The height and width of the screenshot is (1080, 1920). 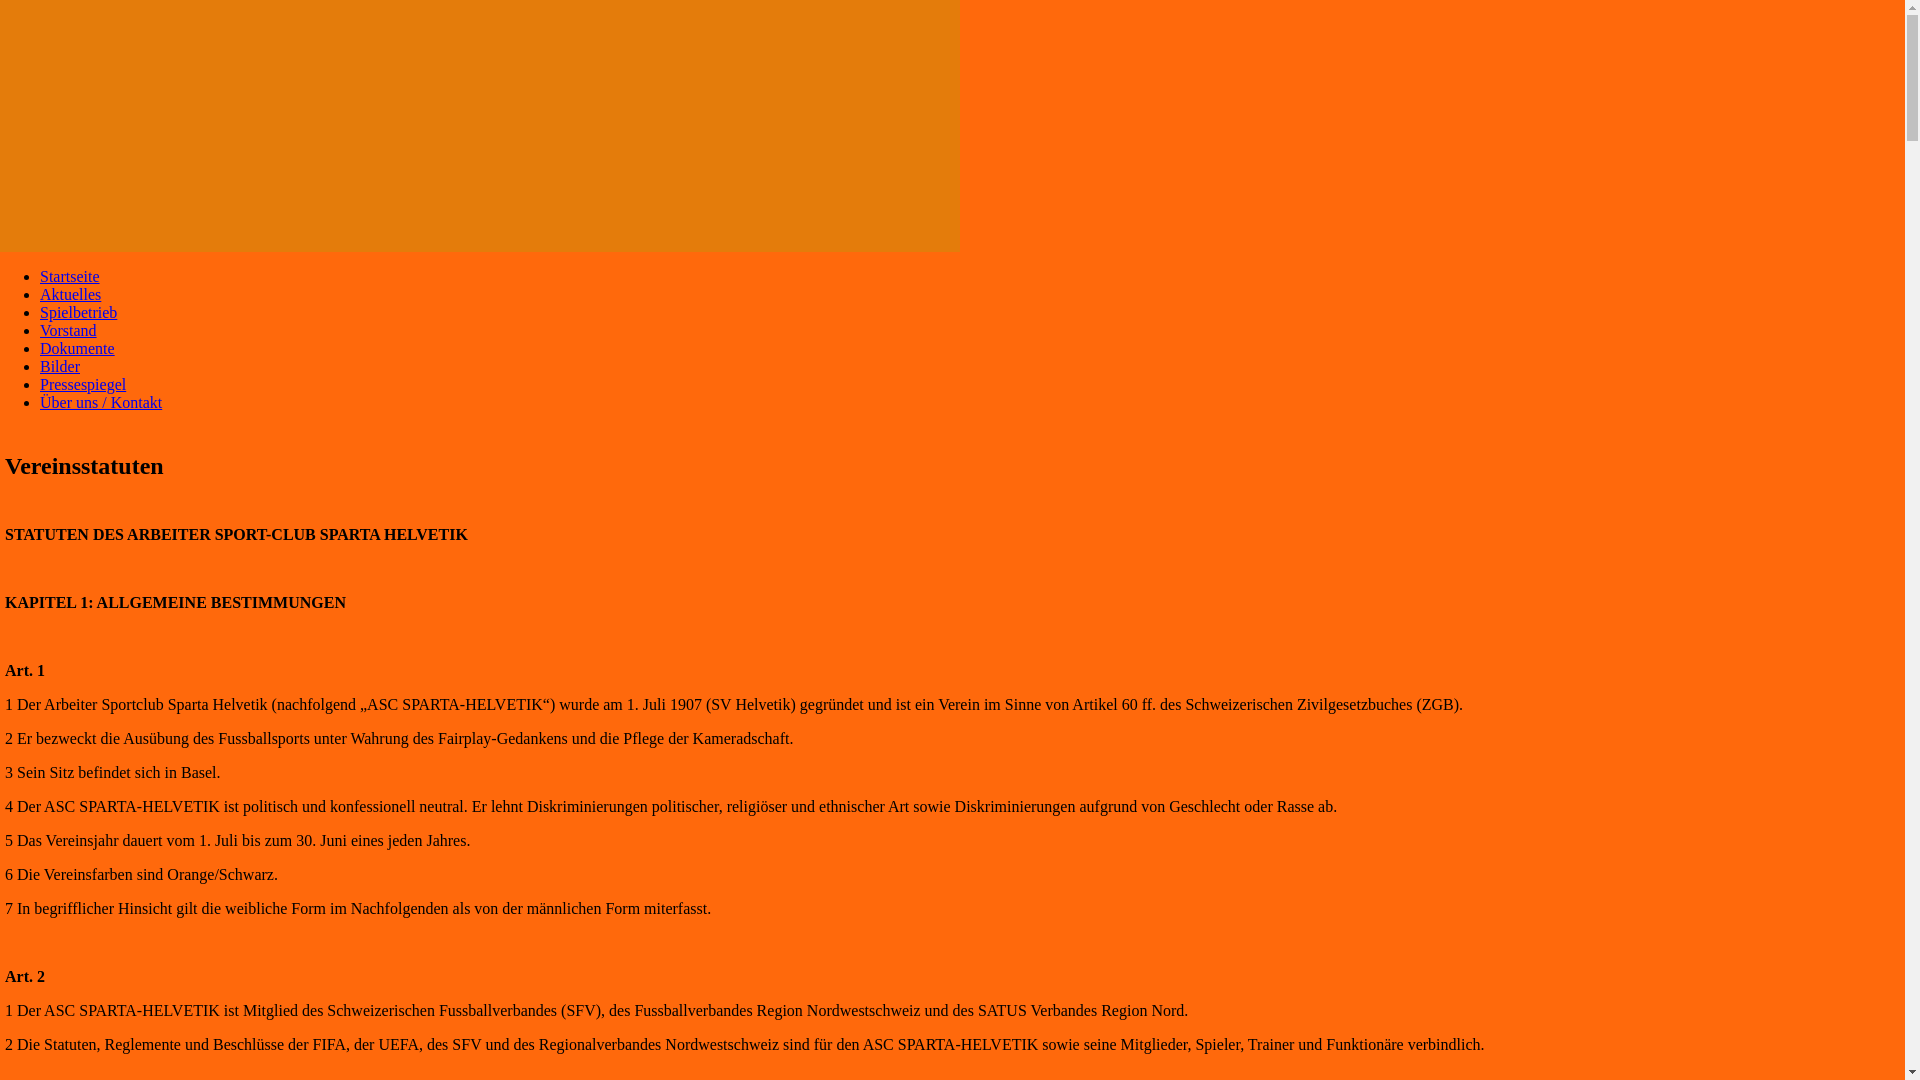 What do you see at coordinates (68, 329) in the screenshot?
I see `'Vorstand'` at bounding box center [68, 329].